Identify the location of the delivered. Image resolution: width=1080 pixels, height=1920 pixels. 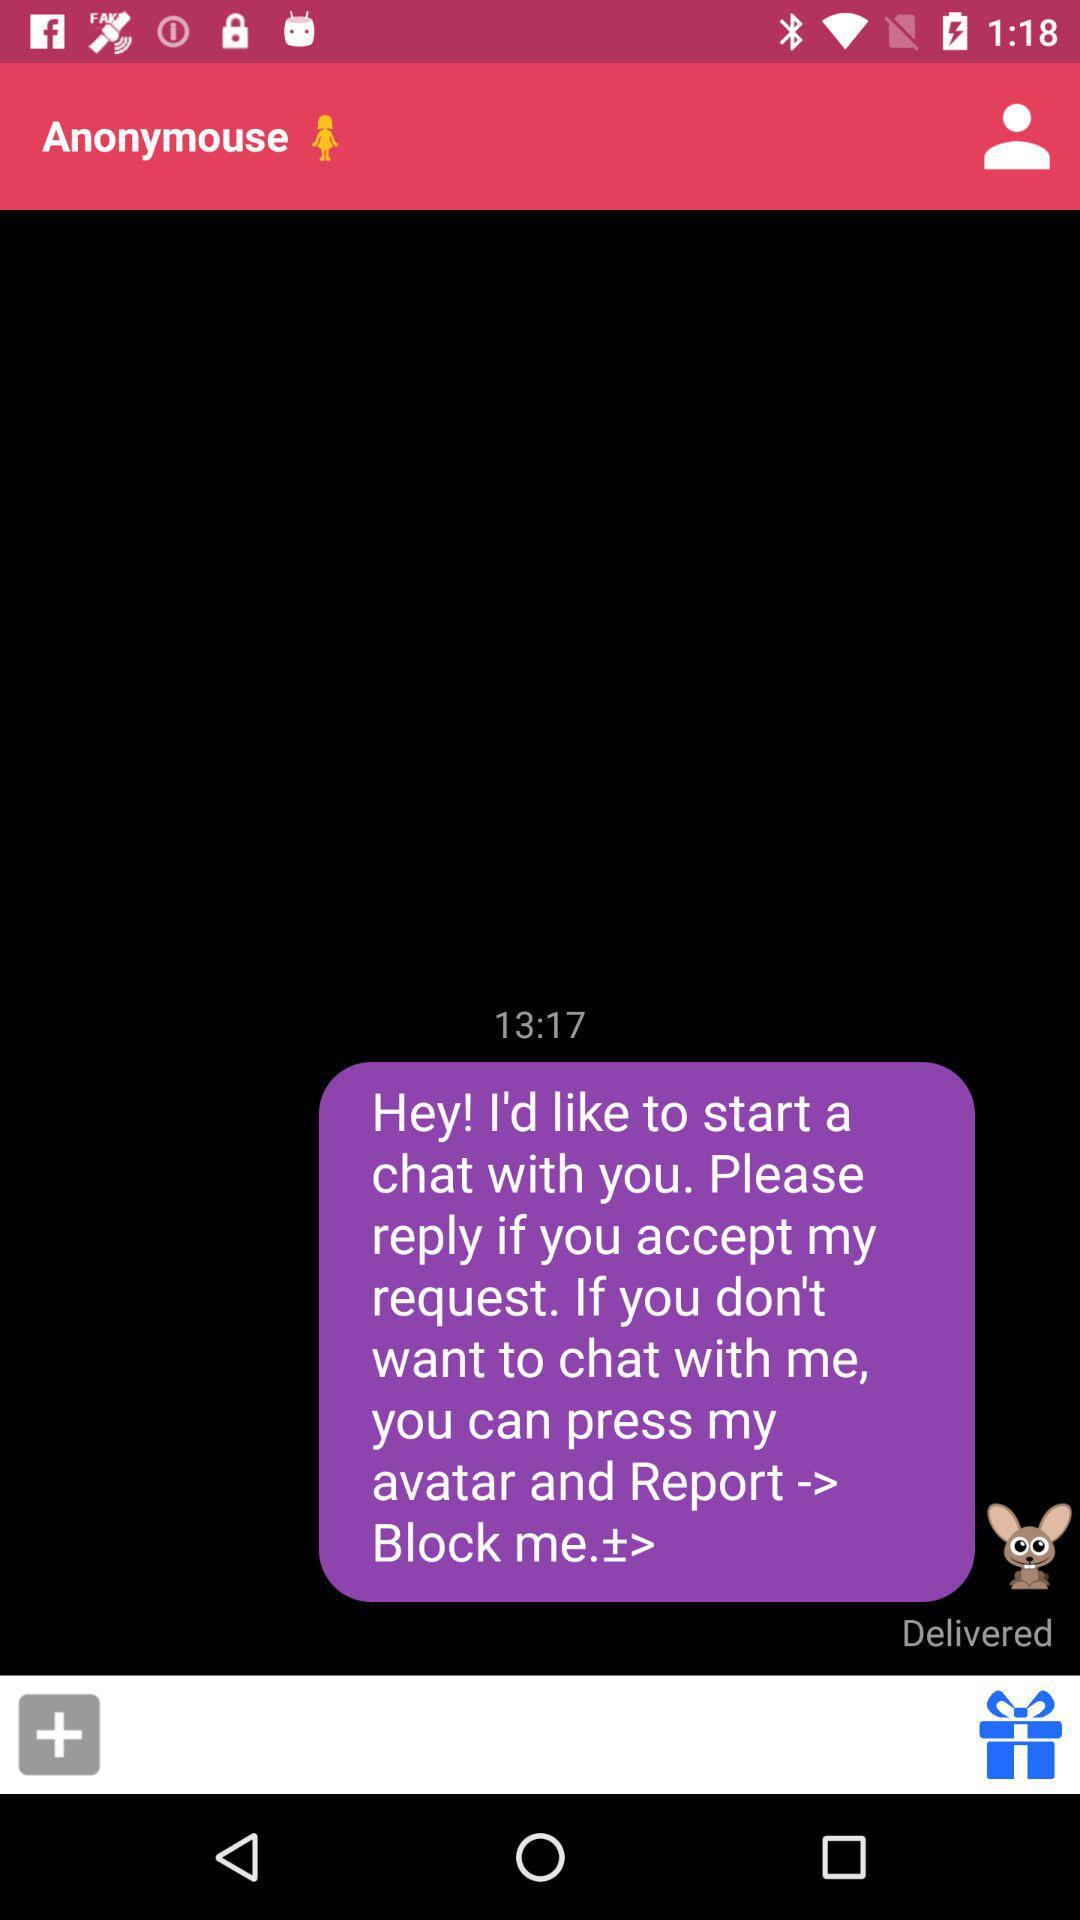
(976, 1632).